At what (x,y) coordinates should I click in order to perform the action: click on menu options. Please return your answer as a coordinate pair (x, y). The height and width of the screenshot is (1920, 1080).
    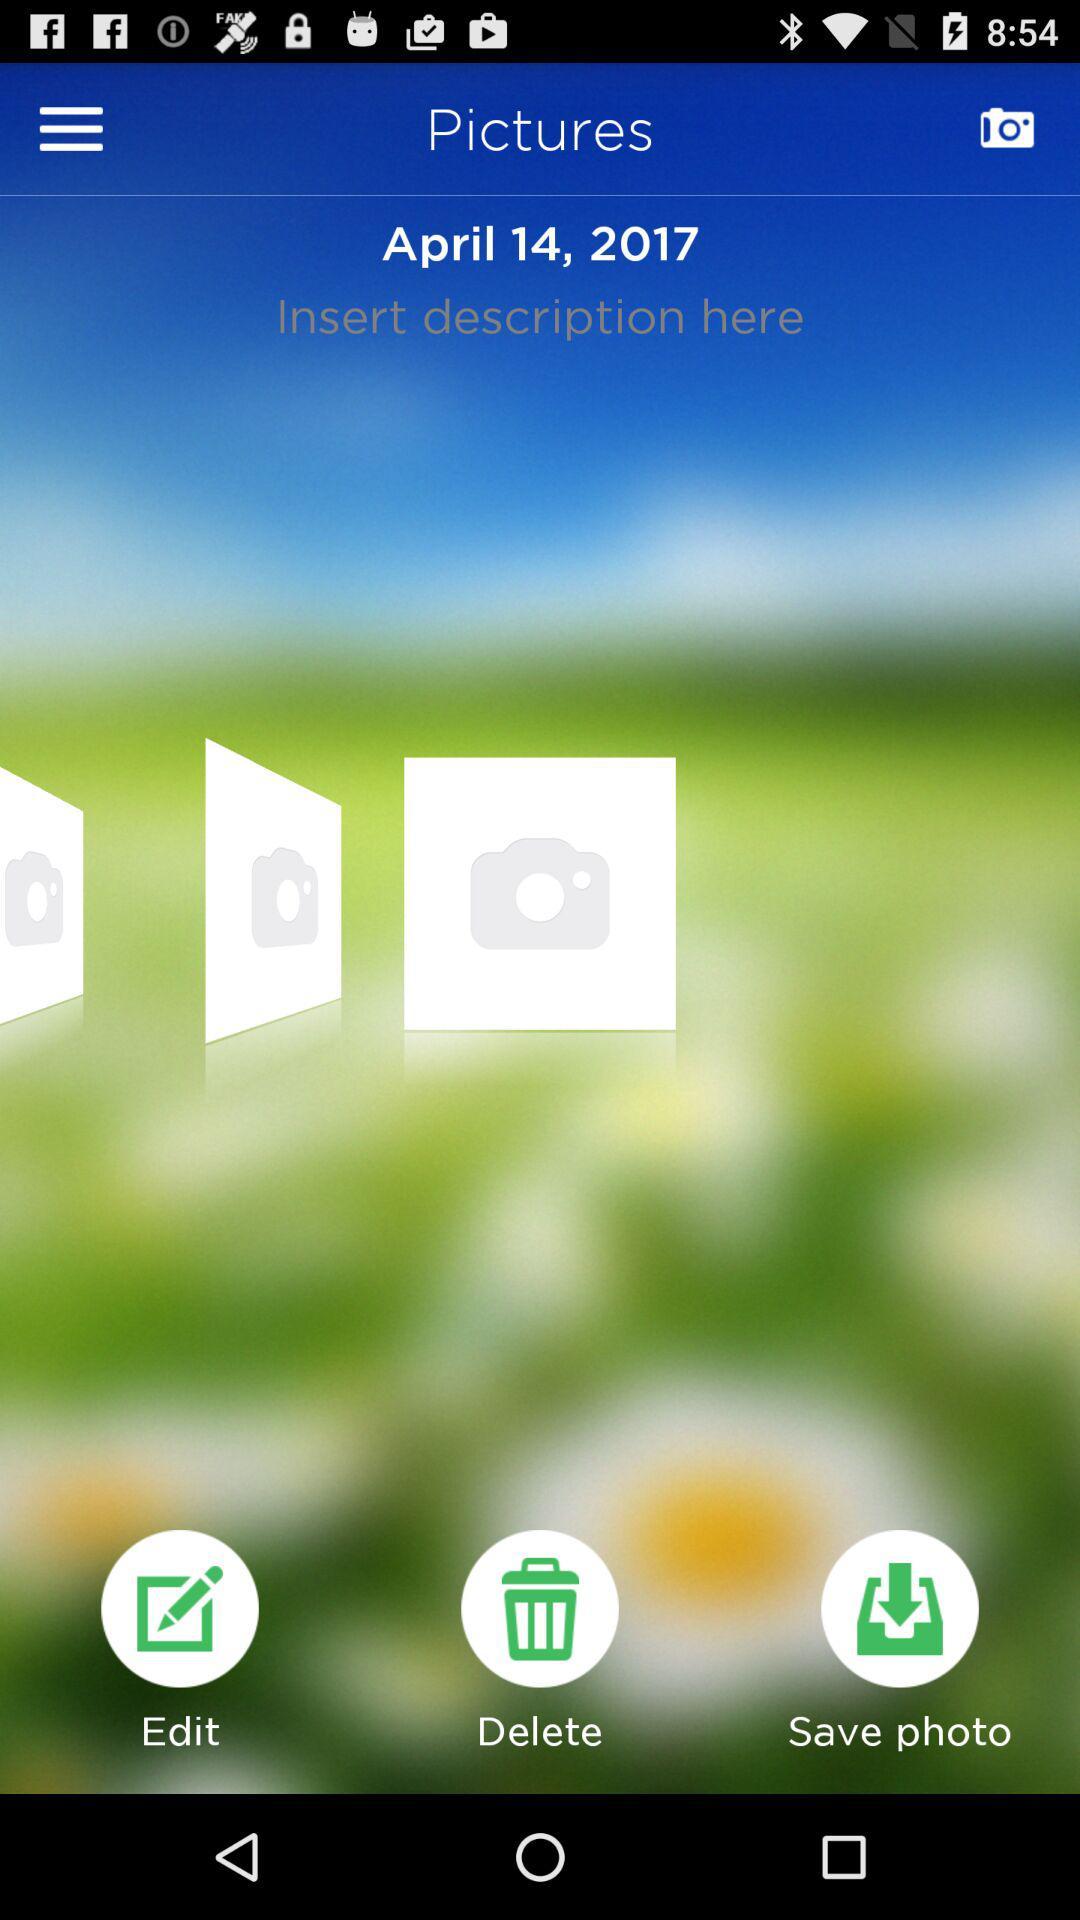
    Looking at the image, I should click on (70, 128).